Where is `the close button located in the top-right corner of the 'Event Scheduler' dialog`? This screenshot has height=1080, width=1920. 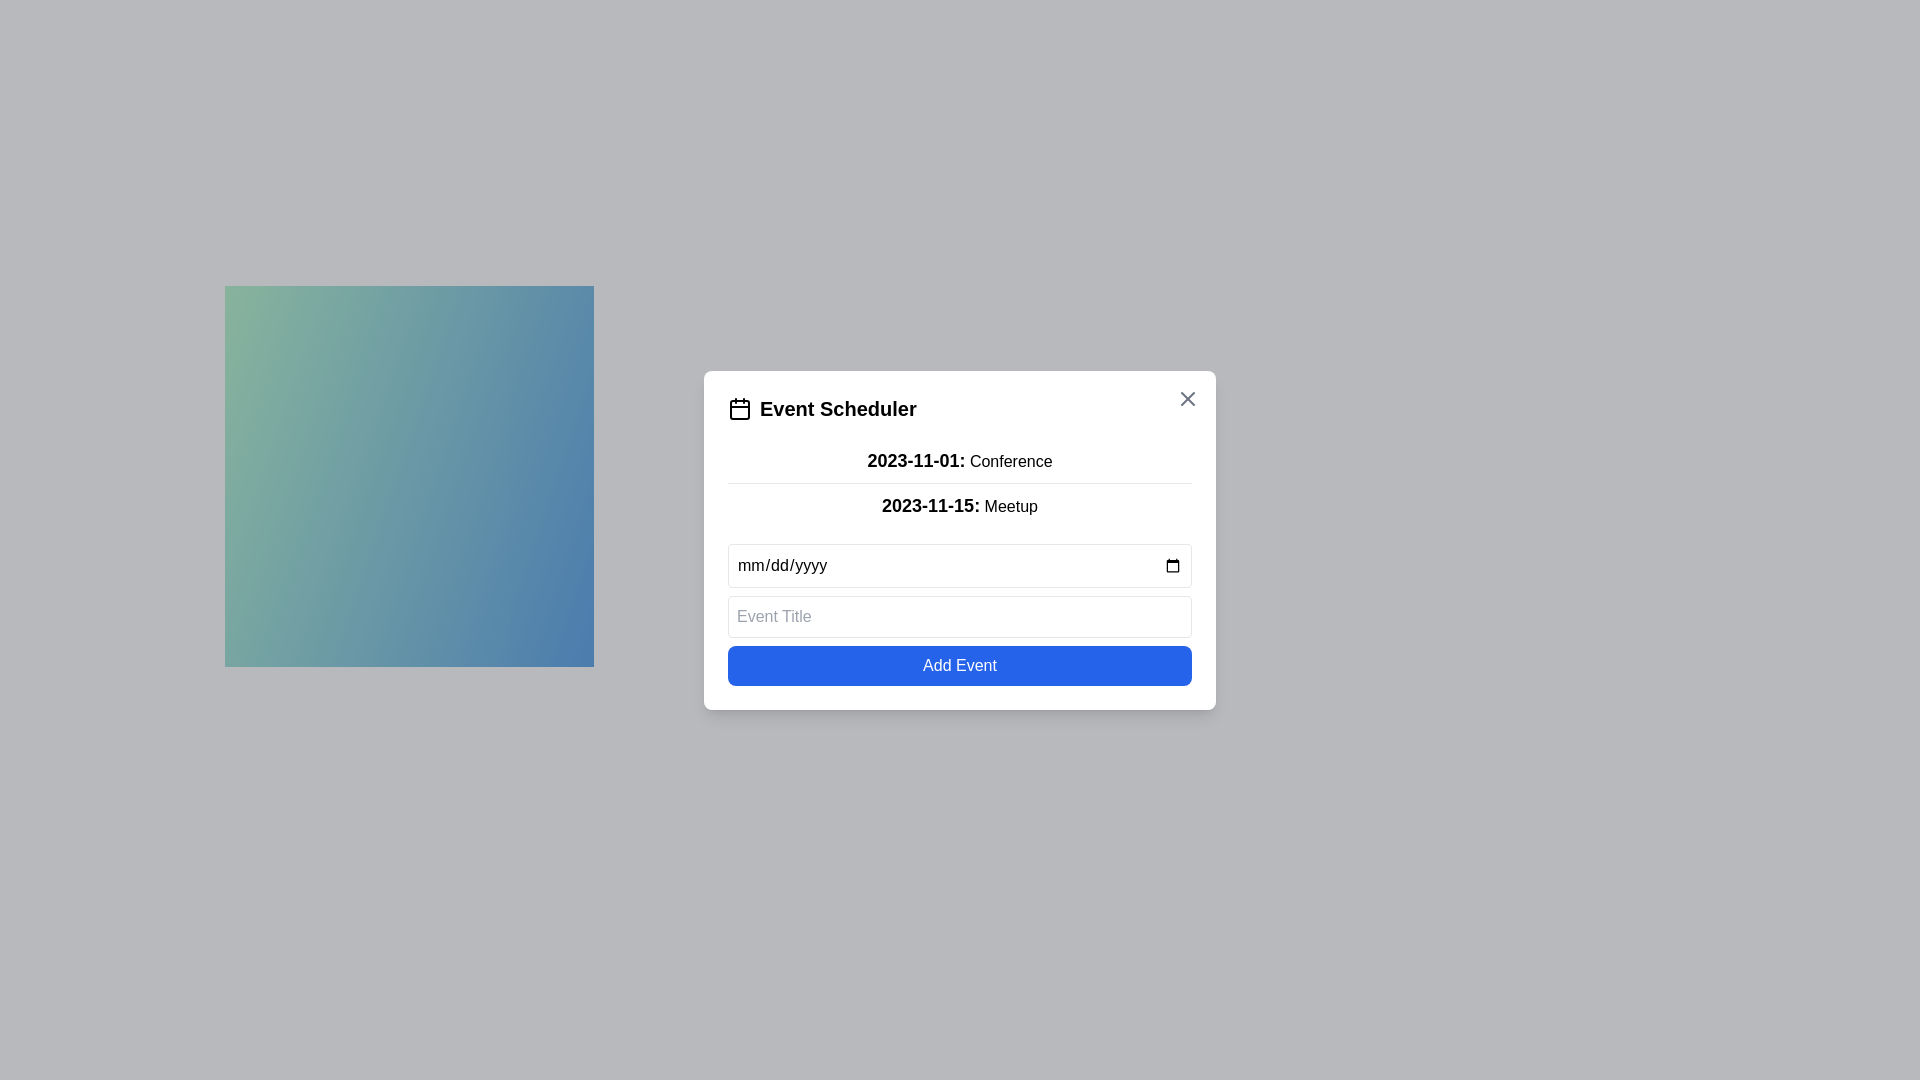
the close button located in the top-right corner of the 'Event Scheduler' dialog is located at coordinates (1188, 397).